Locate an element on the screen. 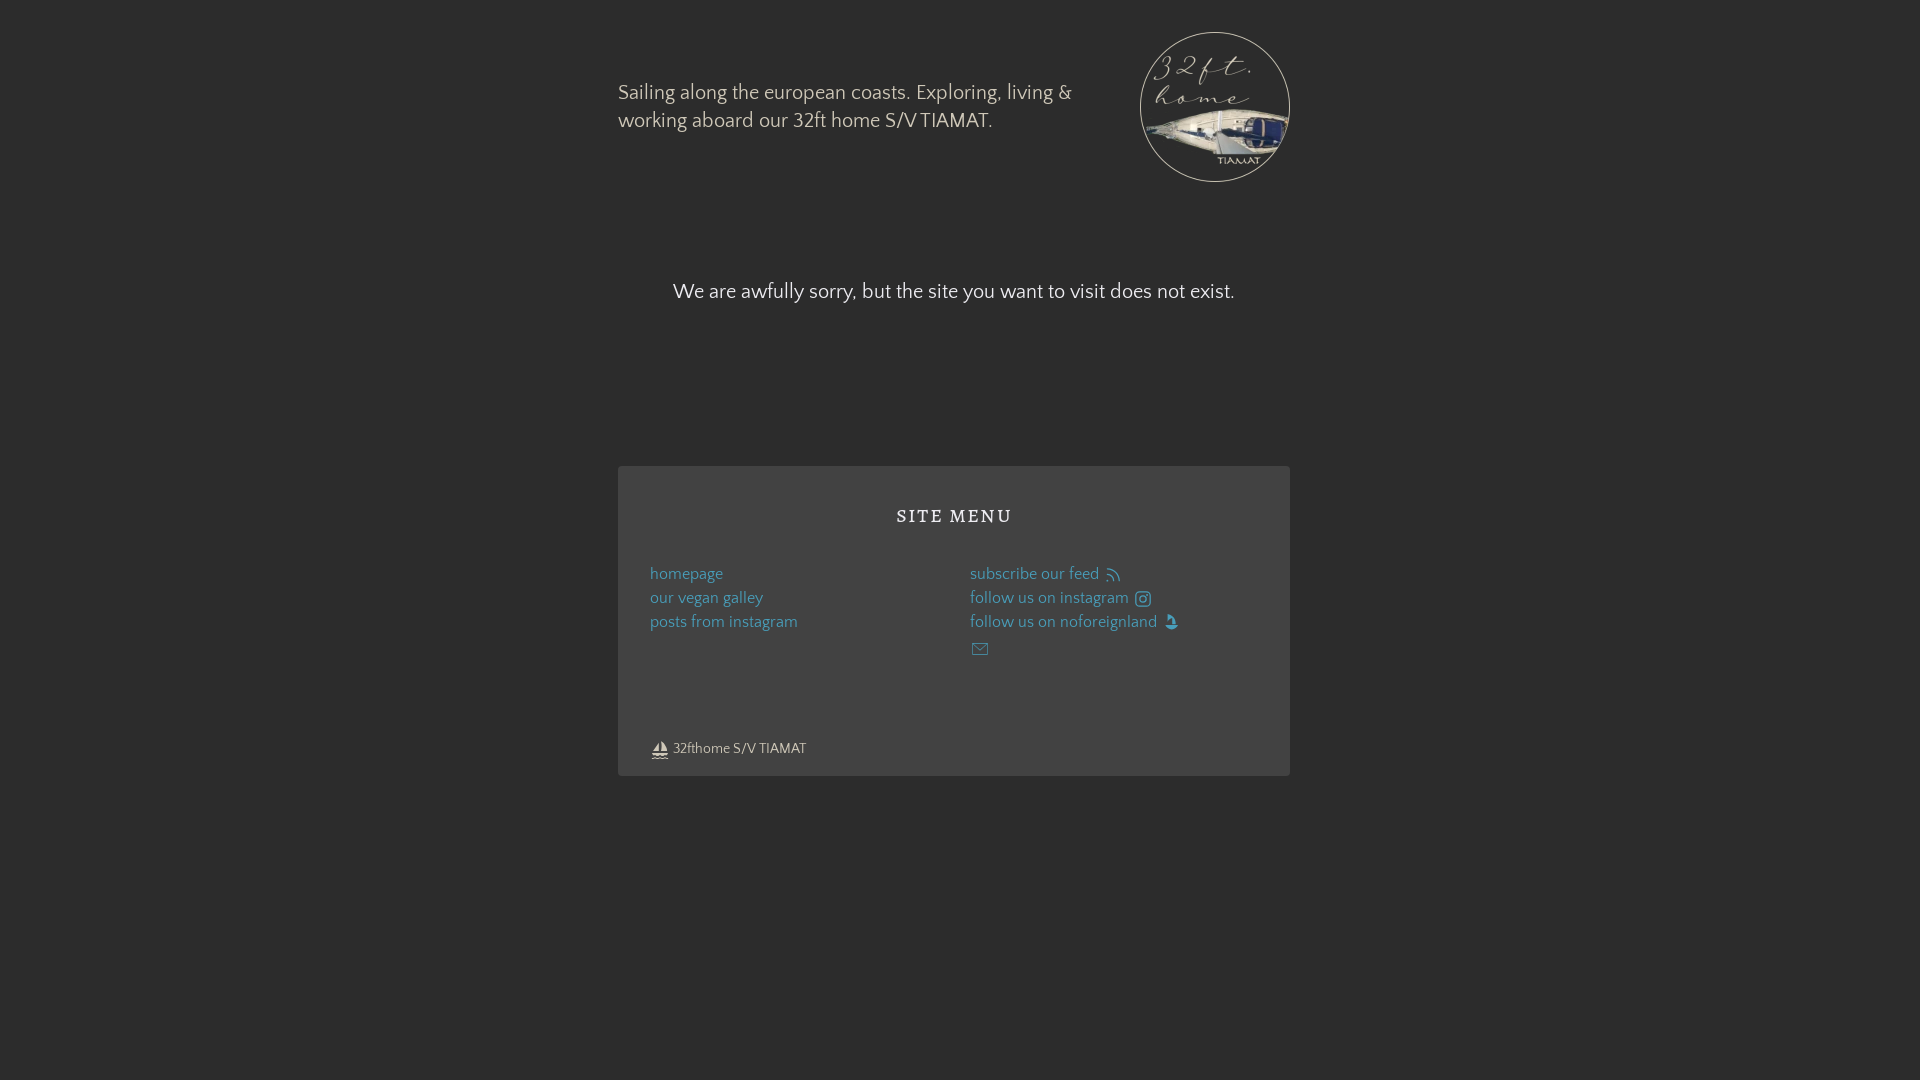  'subscribe our feed' is located at coordinates (1112, 574).